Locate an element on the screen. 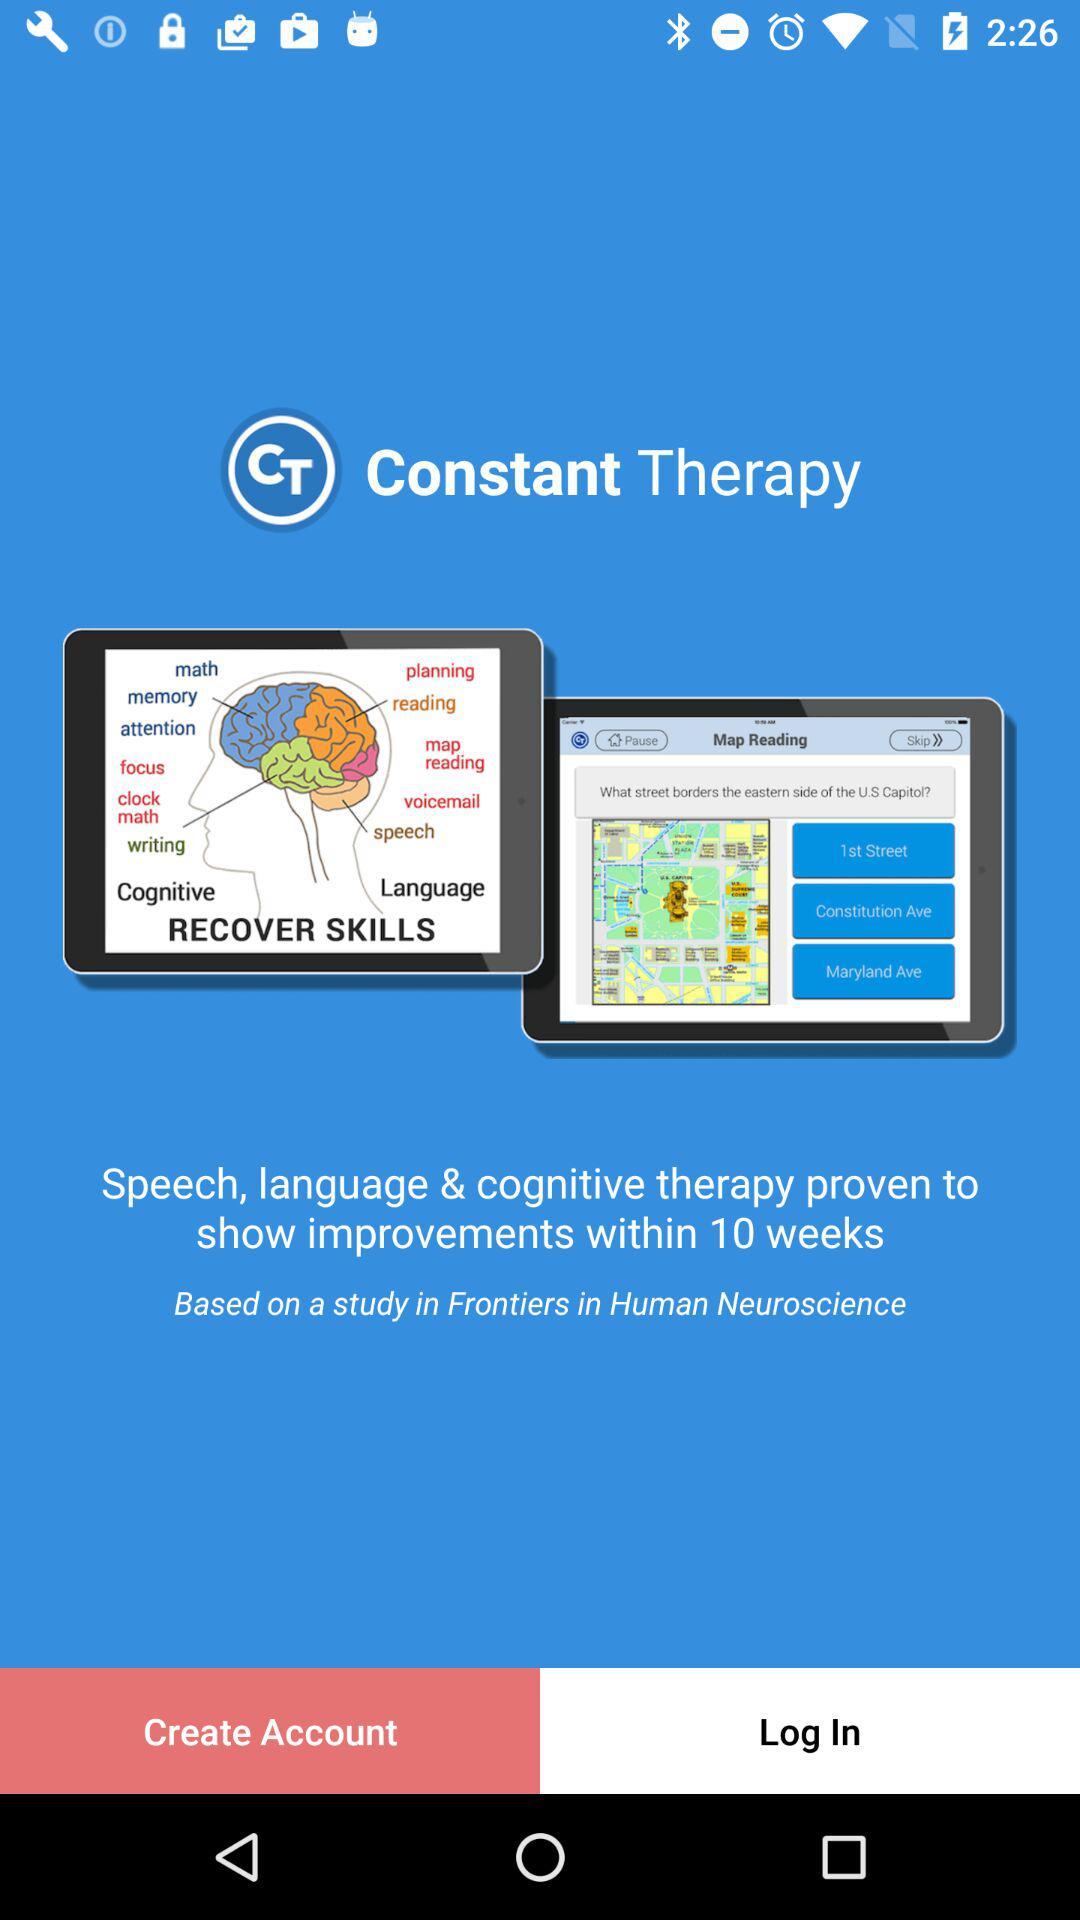  the icon to the left of the log in is located at coordinates (270, 1730).